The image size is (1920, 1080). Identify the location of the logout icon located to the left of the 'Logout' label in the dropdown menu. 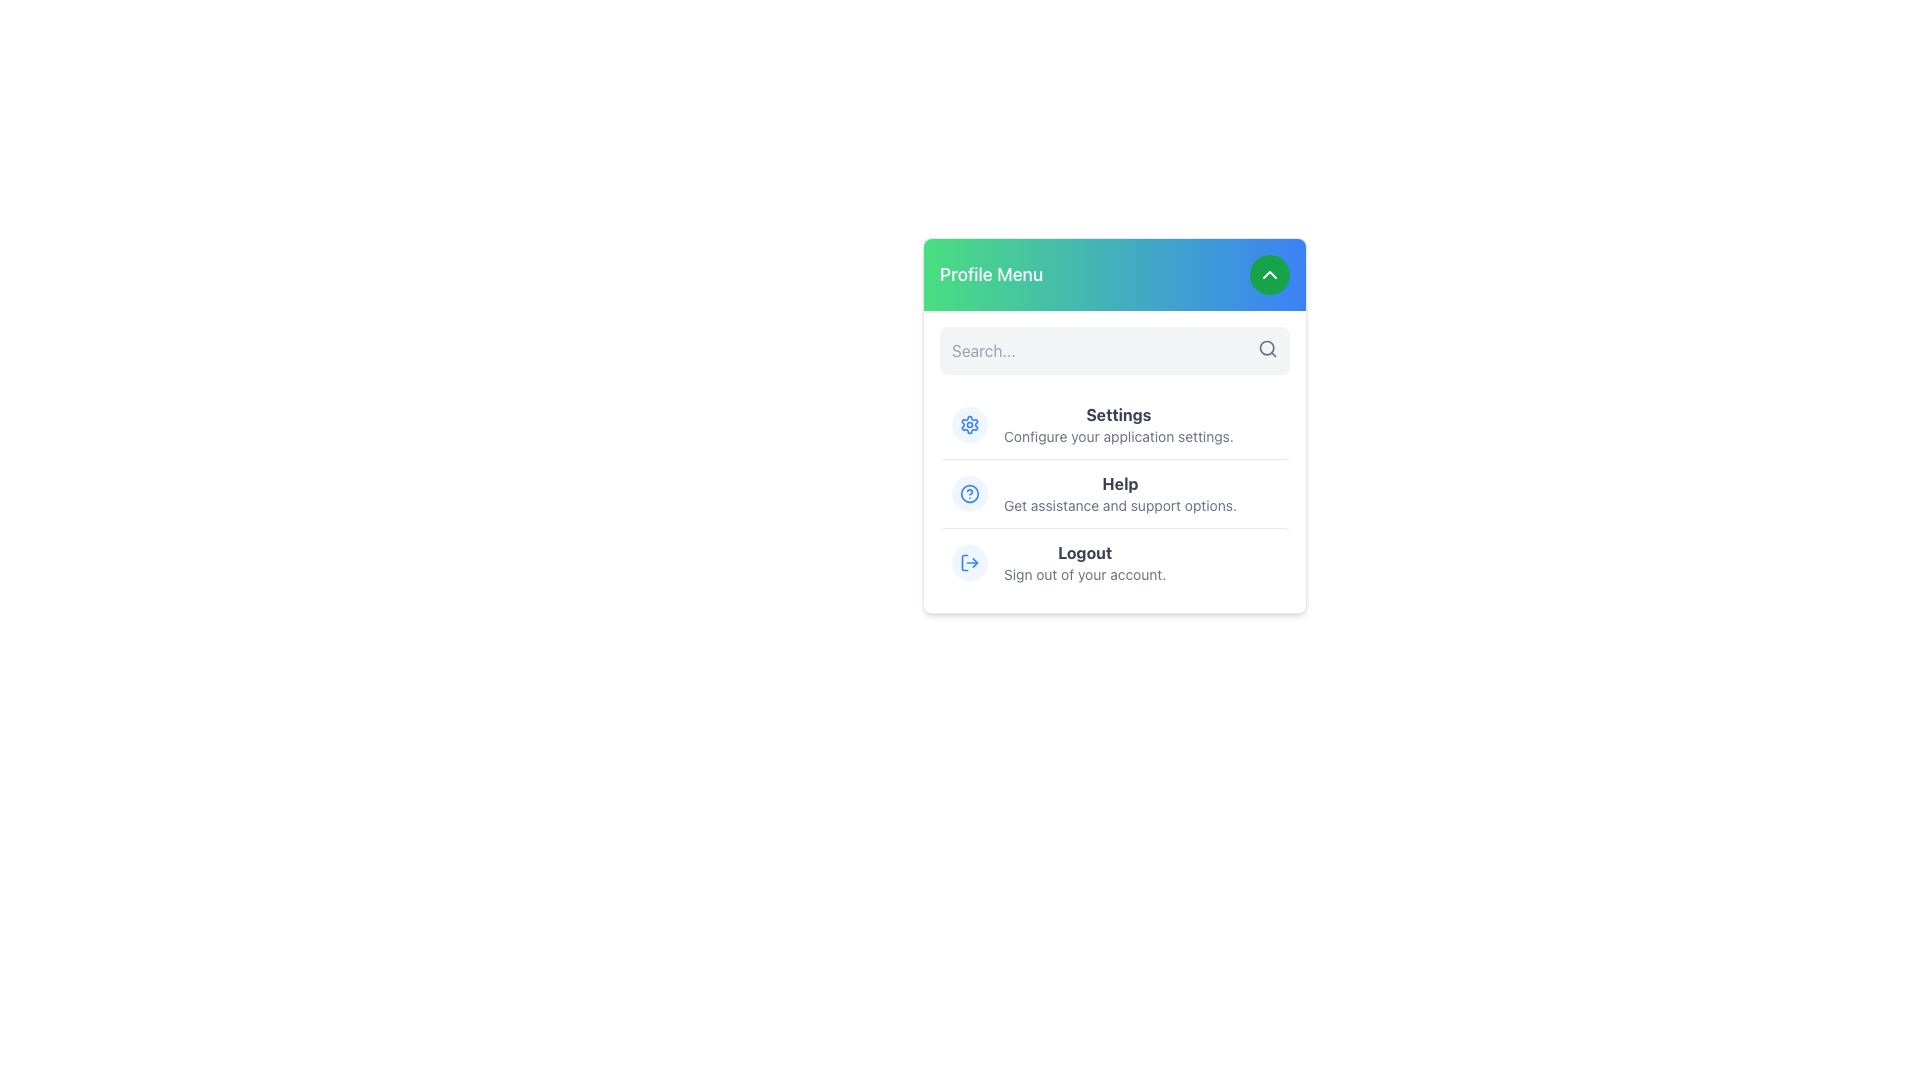
(969, 563).